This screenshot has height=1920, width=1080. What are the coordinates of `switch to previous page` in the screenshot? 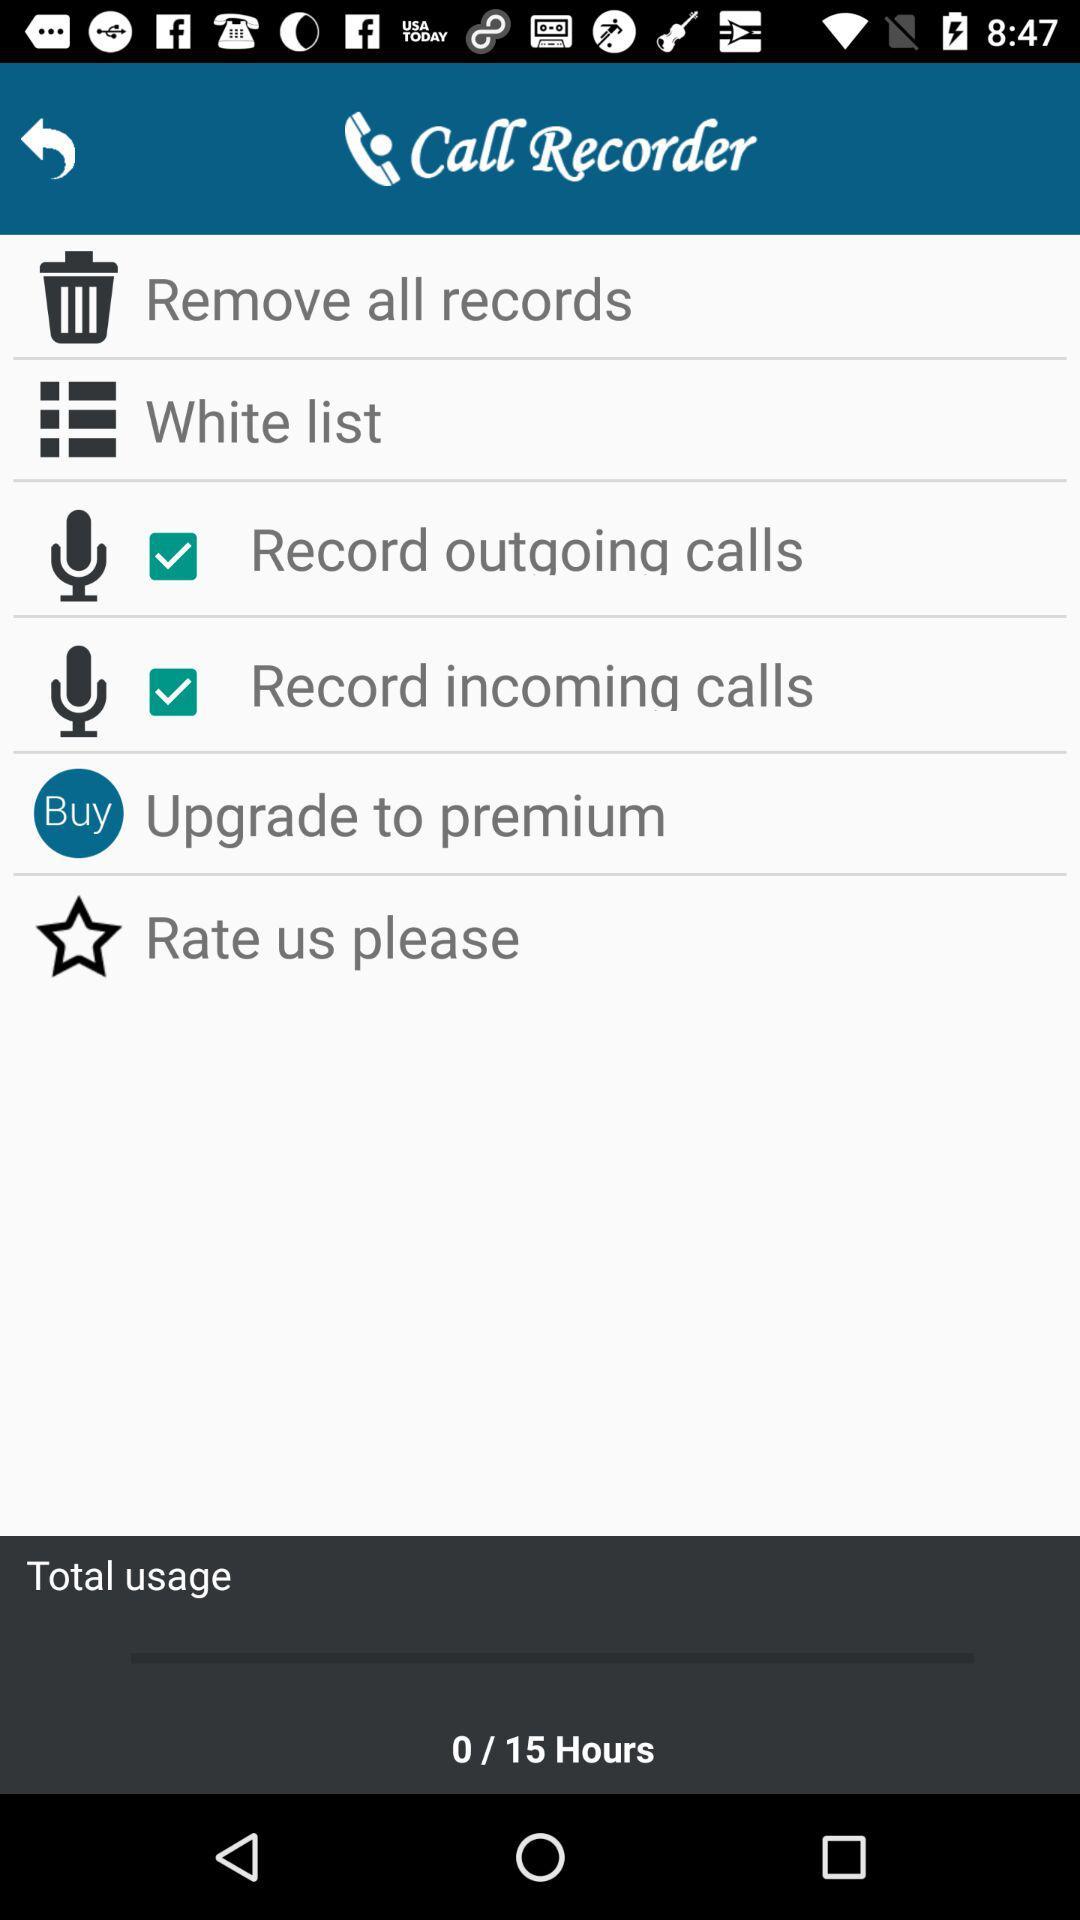 It's located at (46, 147).